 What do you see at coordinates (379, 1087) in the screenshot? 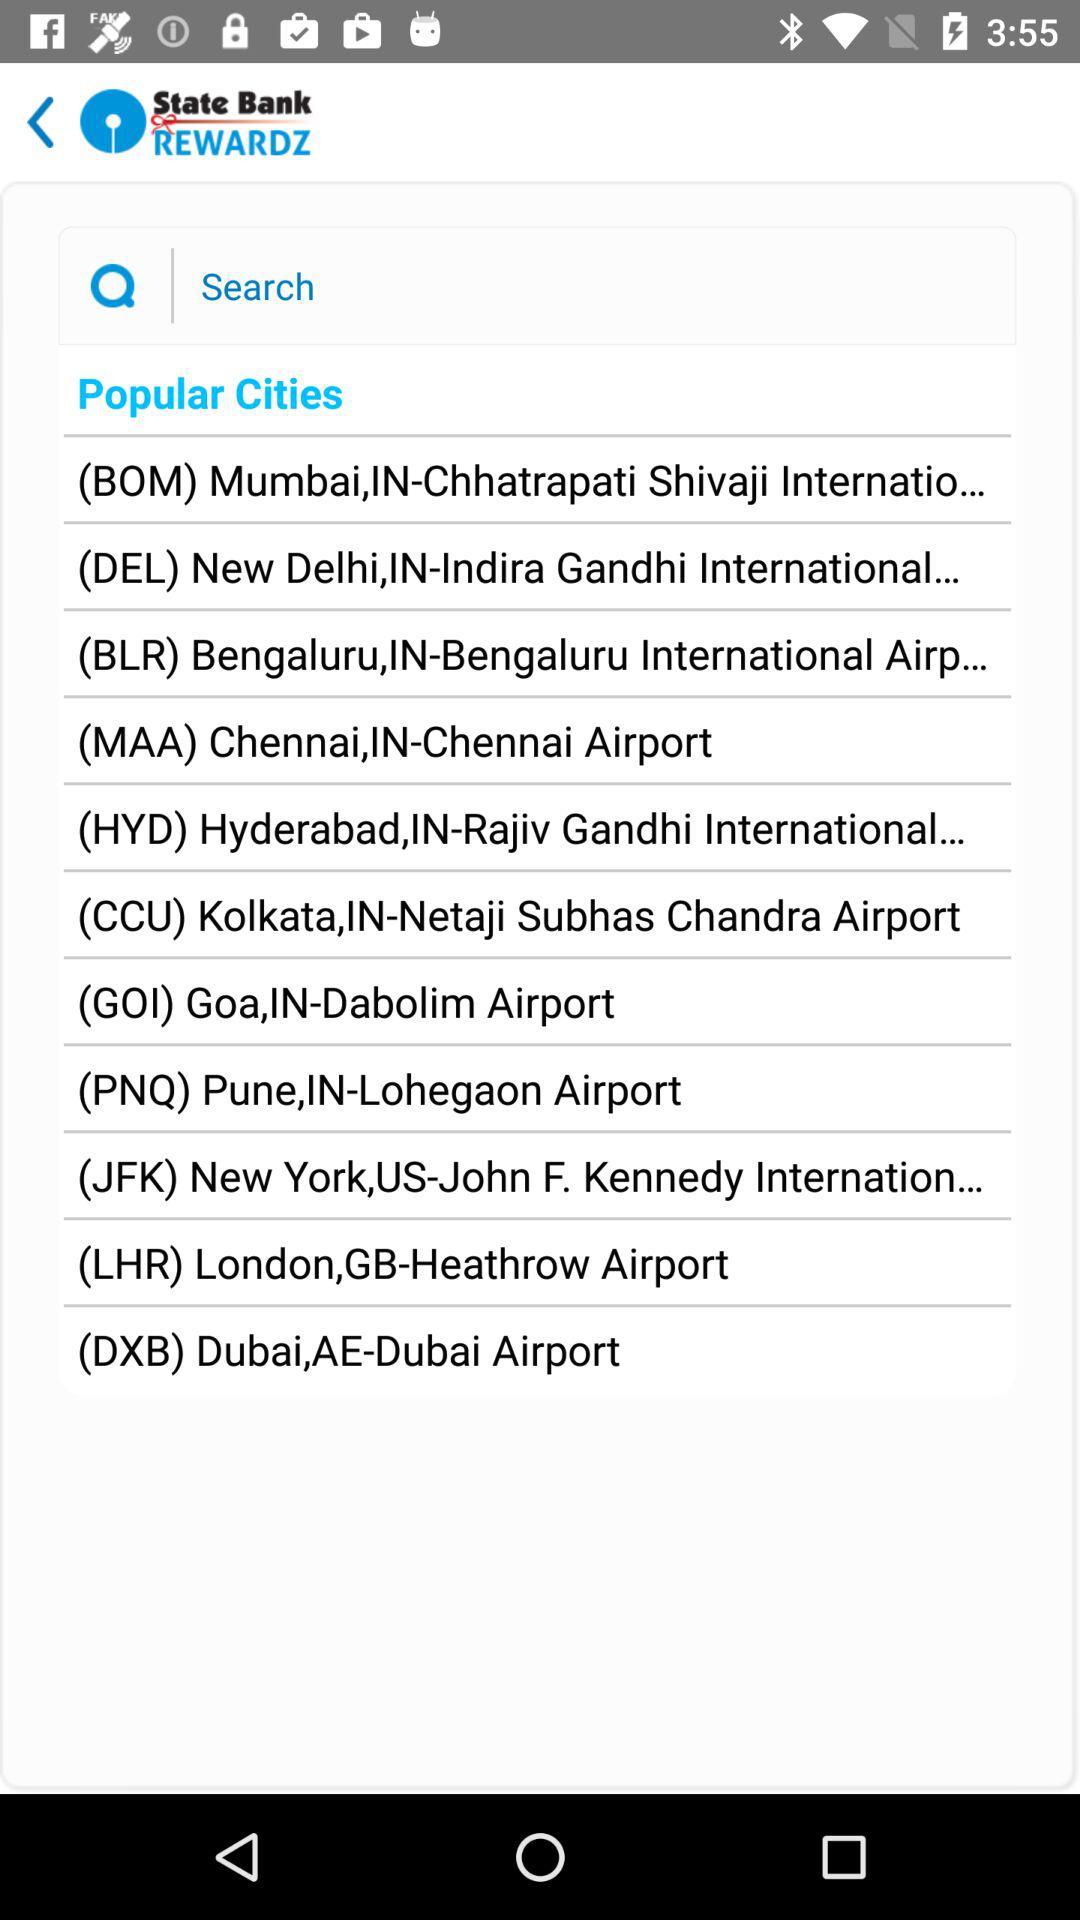
I see `item below the goi goa in app` at bounding box center [379, 1087].